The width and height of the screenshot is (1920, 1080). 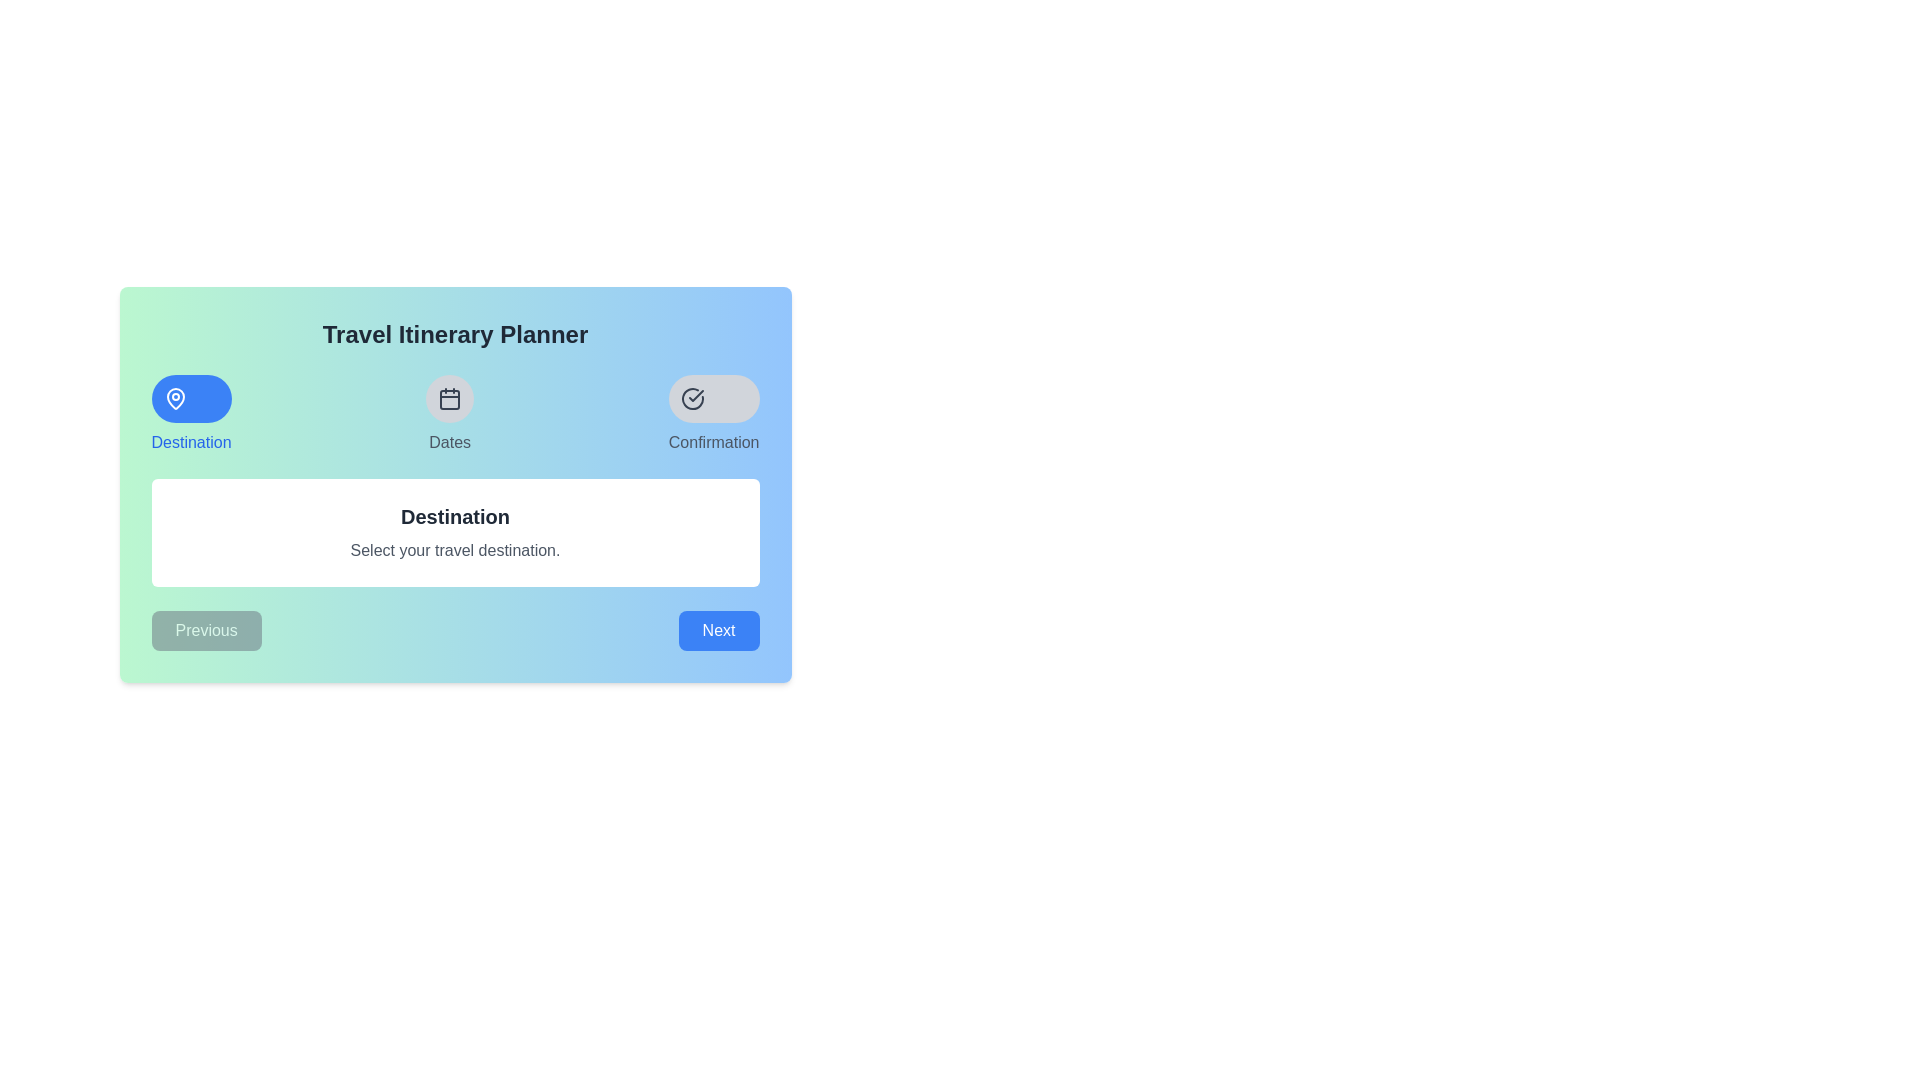 I want to click on the 'Dates' button with an icon located centrally between the 'Destination' and 'Confirmation' buttons, so click(x=449, y=398).